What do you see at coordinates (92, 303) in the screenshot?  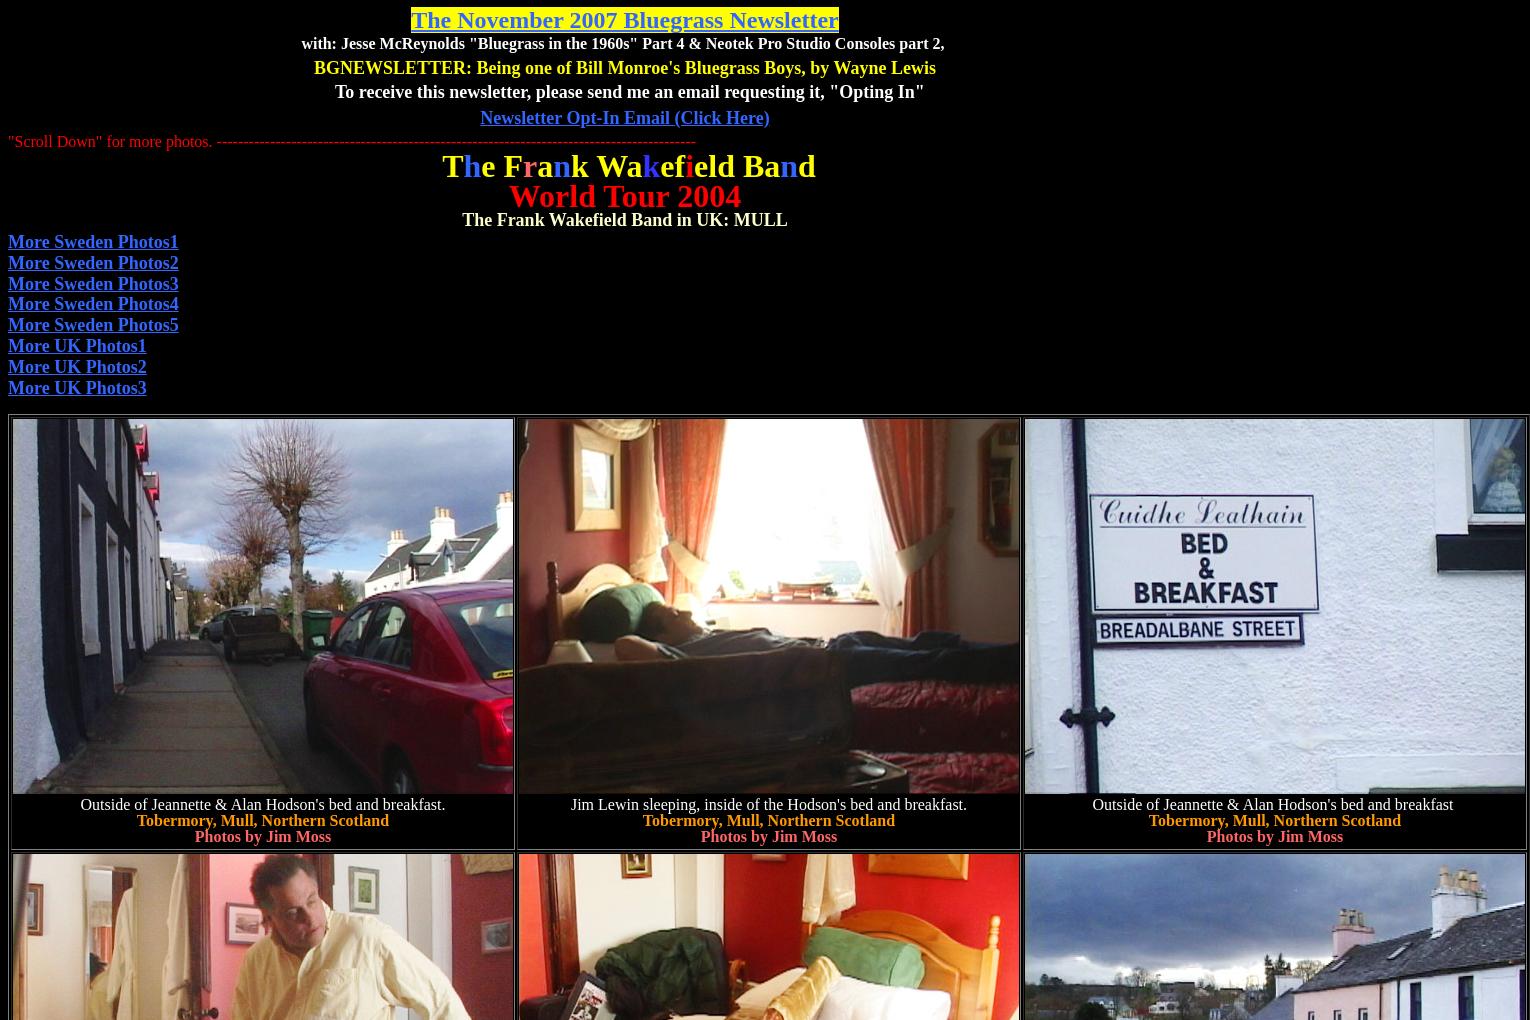 I see `'More
Sweden Photos4'` at bounding box center [92, 303].